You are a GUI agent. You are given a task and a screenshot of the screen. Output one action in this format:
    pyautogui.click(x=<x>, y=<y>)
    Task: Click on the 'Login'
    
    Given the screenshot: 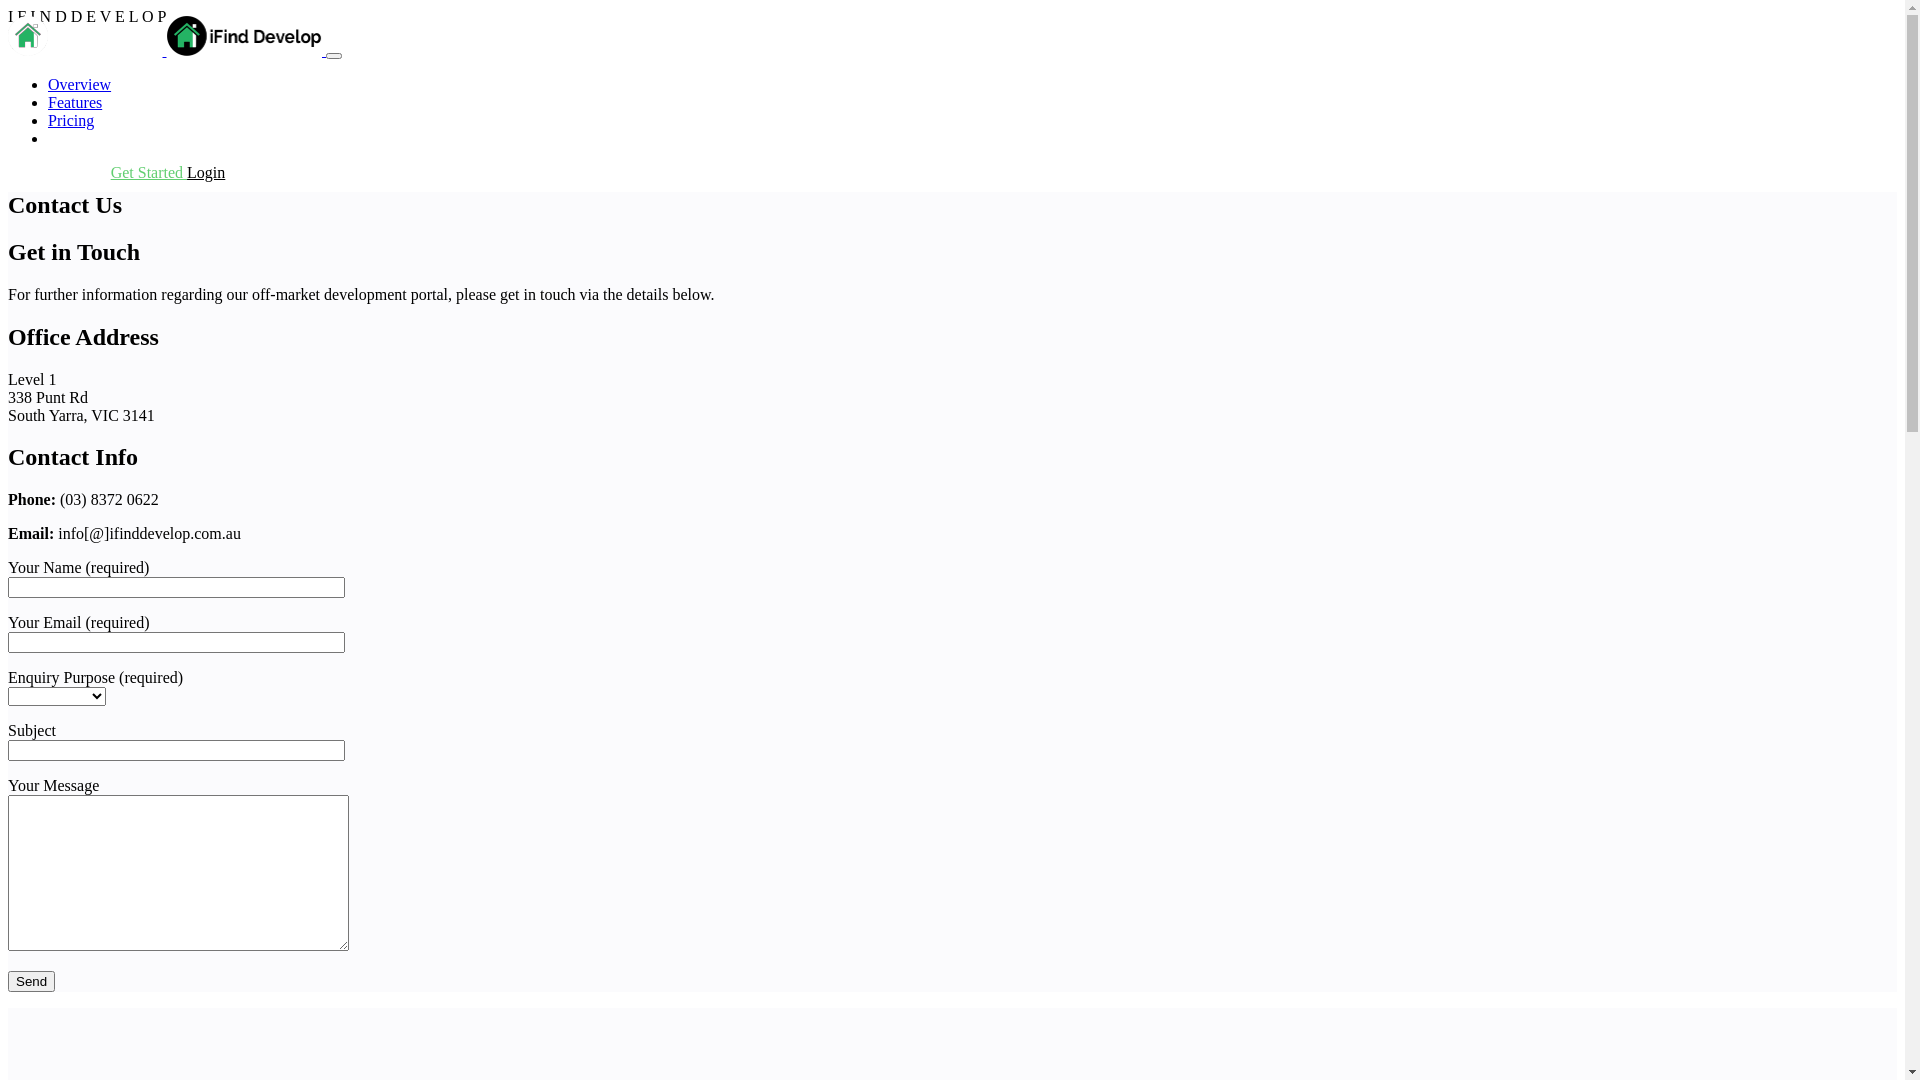 What is the action you would take?
    pyautogui.click(x=206, y=171)
    